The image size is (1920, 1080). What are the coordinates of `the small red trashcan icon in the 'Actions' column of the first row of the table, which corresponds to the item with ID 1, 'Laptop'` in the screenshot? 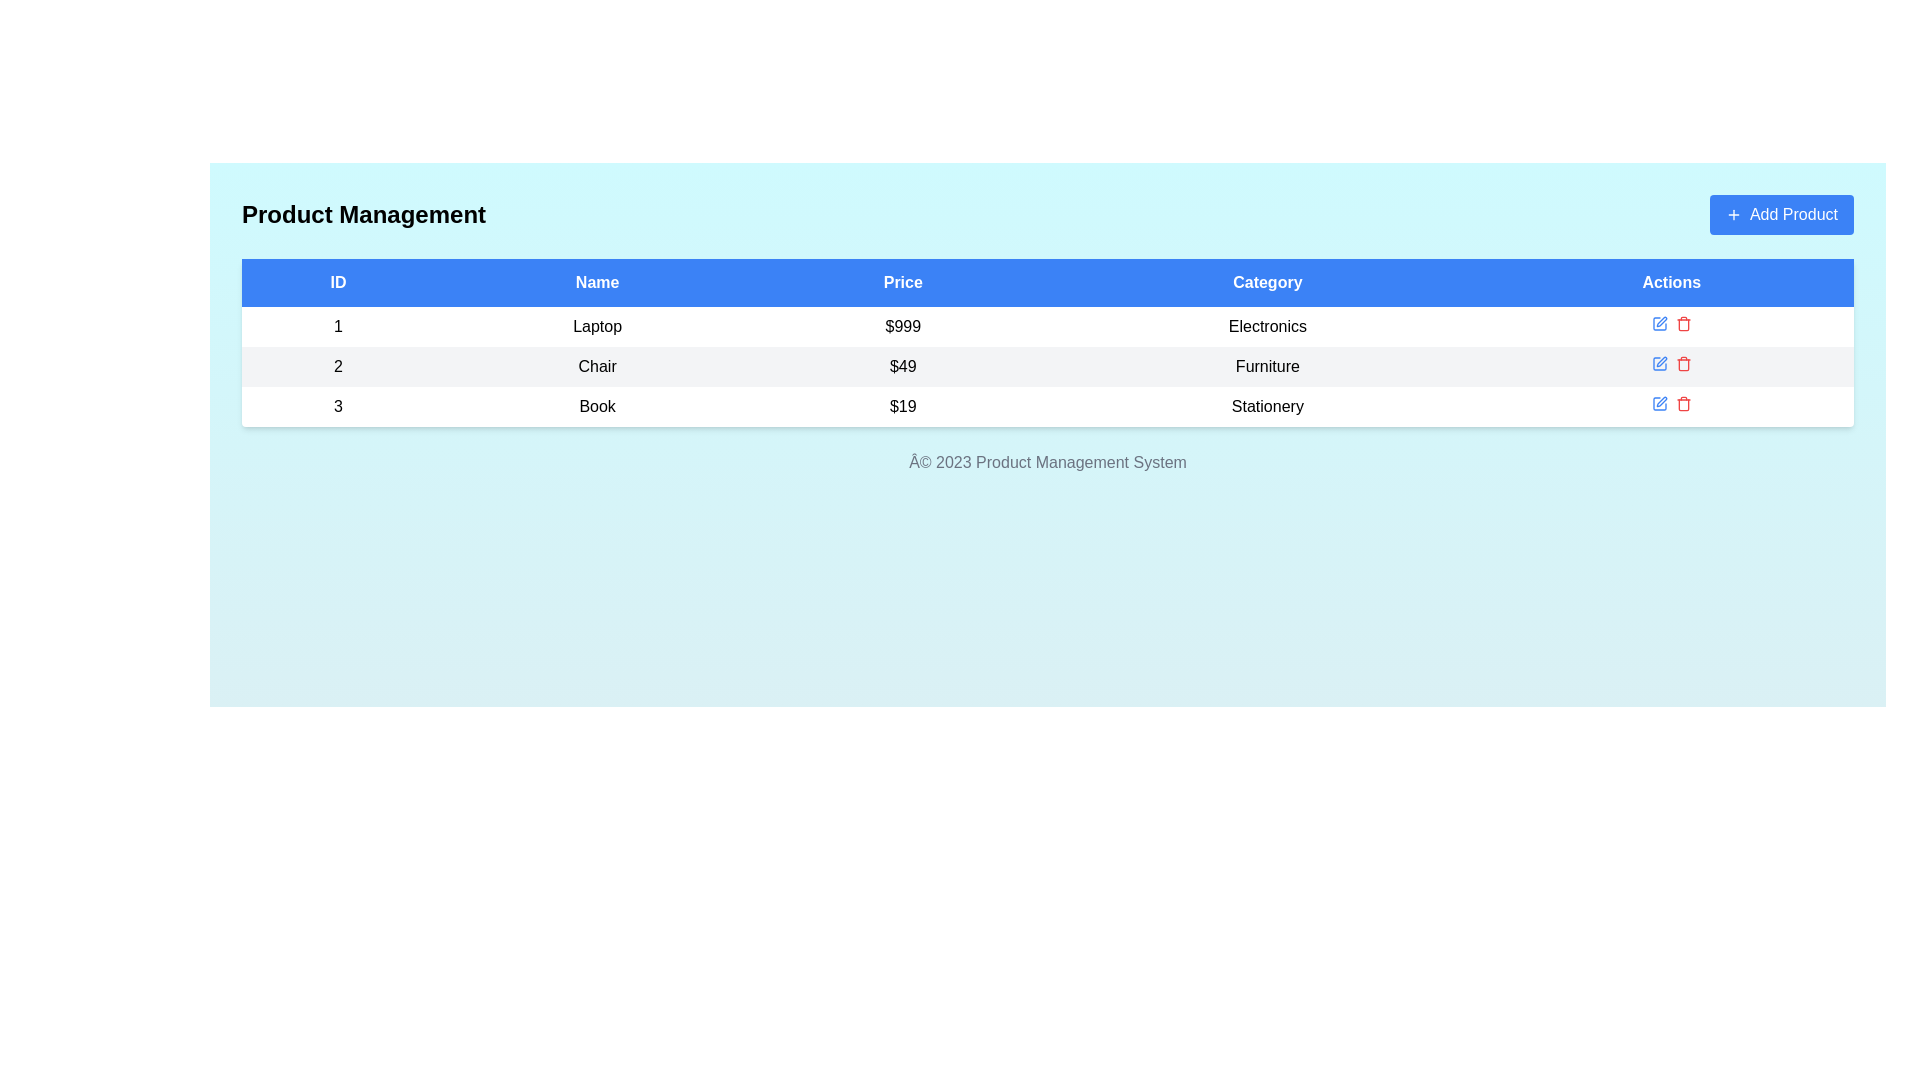 It's located at (1682, 323).